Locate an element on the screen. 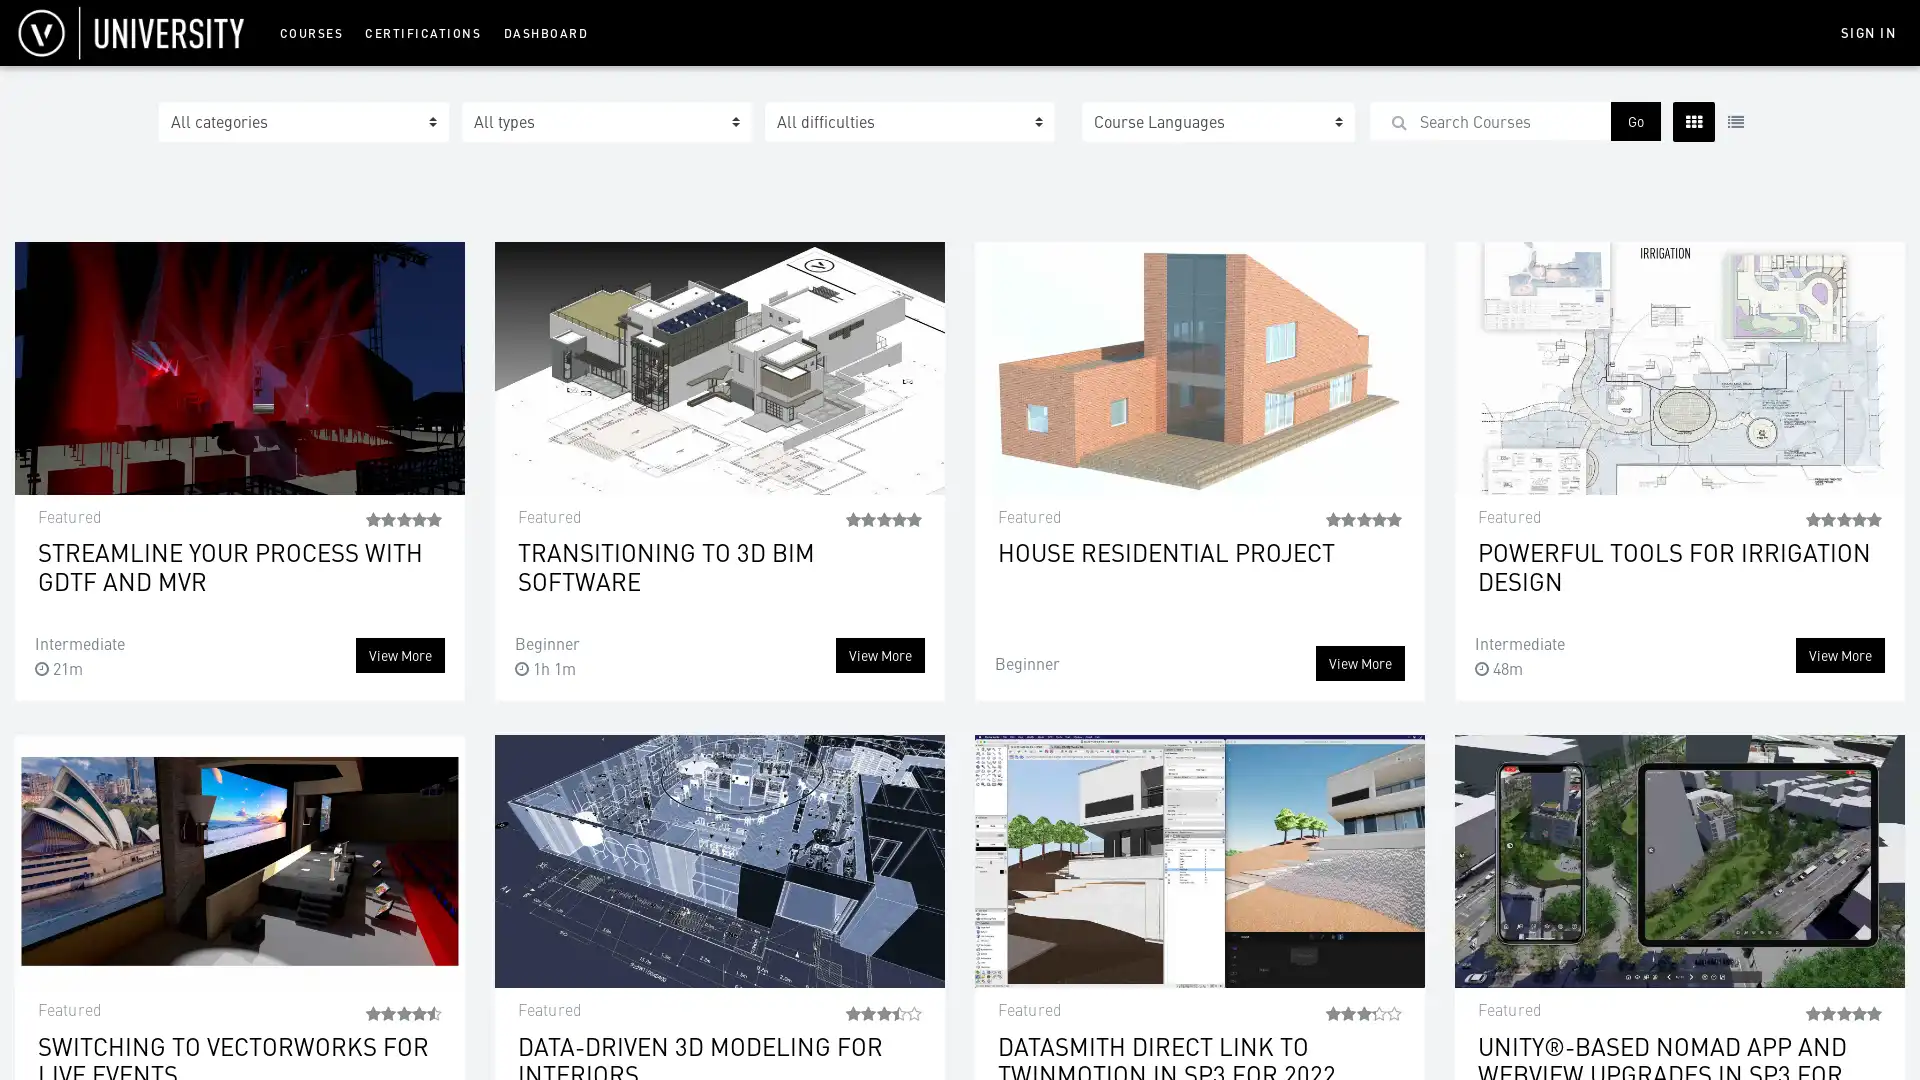 Image resolution: width=1920 pixels, height=1080 pixels. View More is located at coordinates (400, 655).